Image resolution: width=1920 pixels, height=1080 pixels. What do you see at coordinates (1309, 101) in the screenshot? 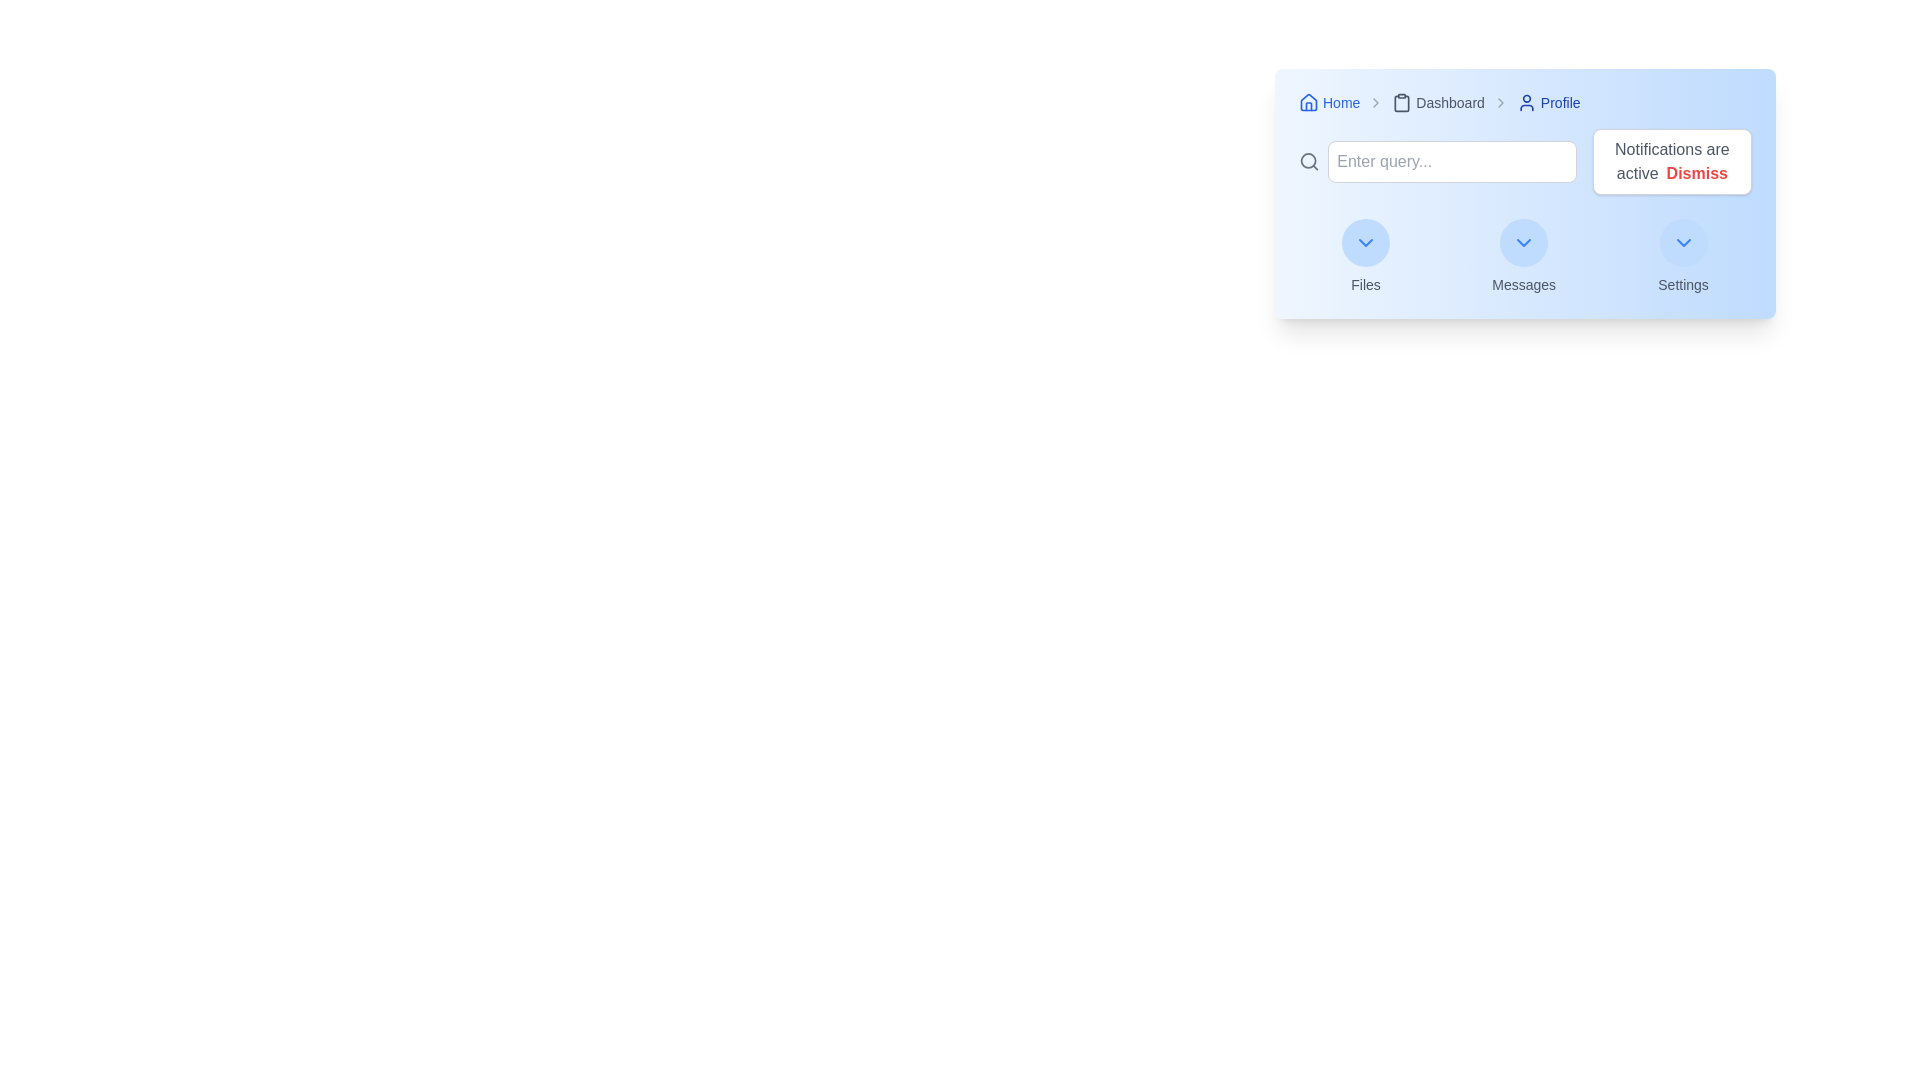
I see `the house icon located at the top-left region of the interface, next to the 'Home' navigation label` at bounding box center [1309, 101].